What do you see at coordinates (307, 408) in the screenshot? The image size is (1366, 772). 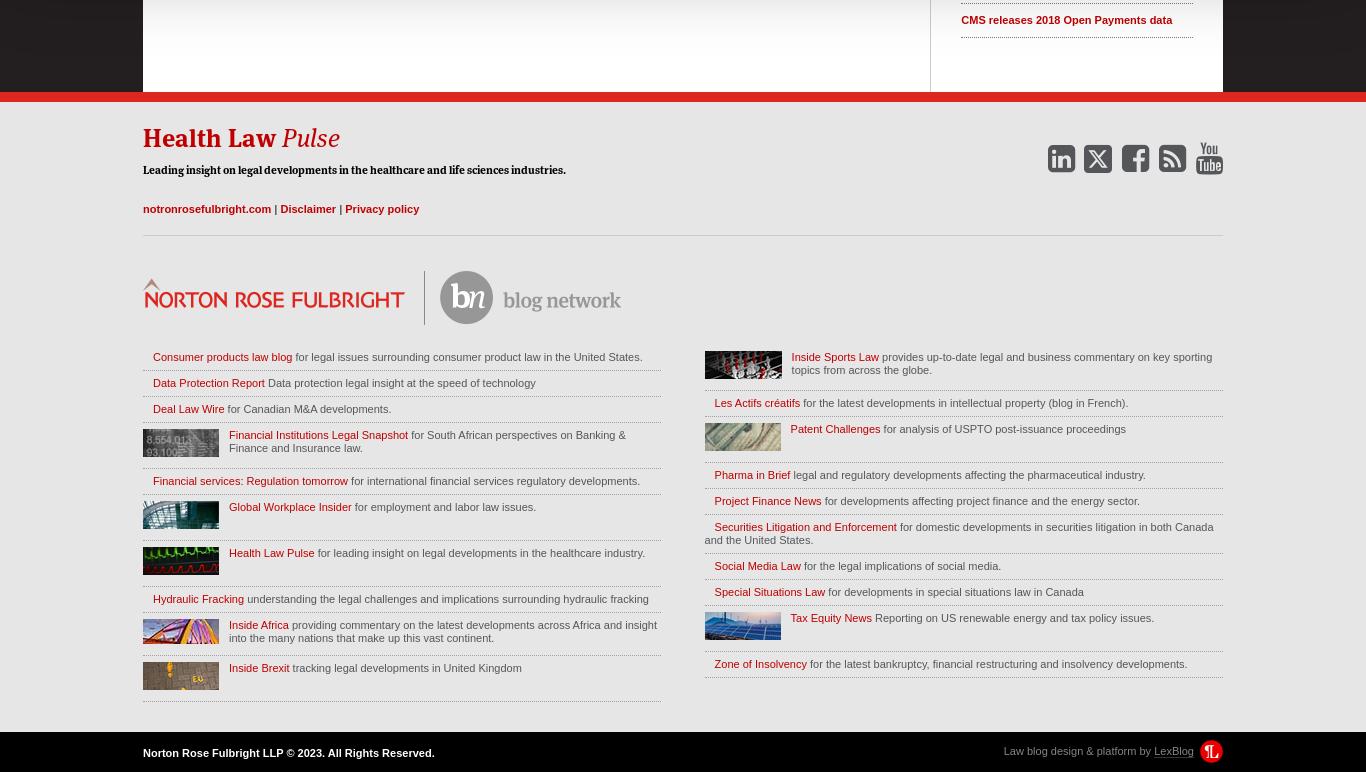 I see `'for Canadian M&A developments.'` at bounding box center [307, 408].